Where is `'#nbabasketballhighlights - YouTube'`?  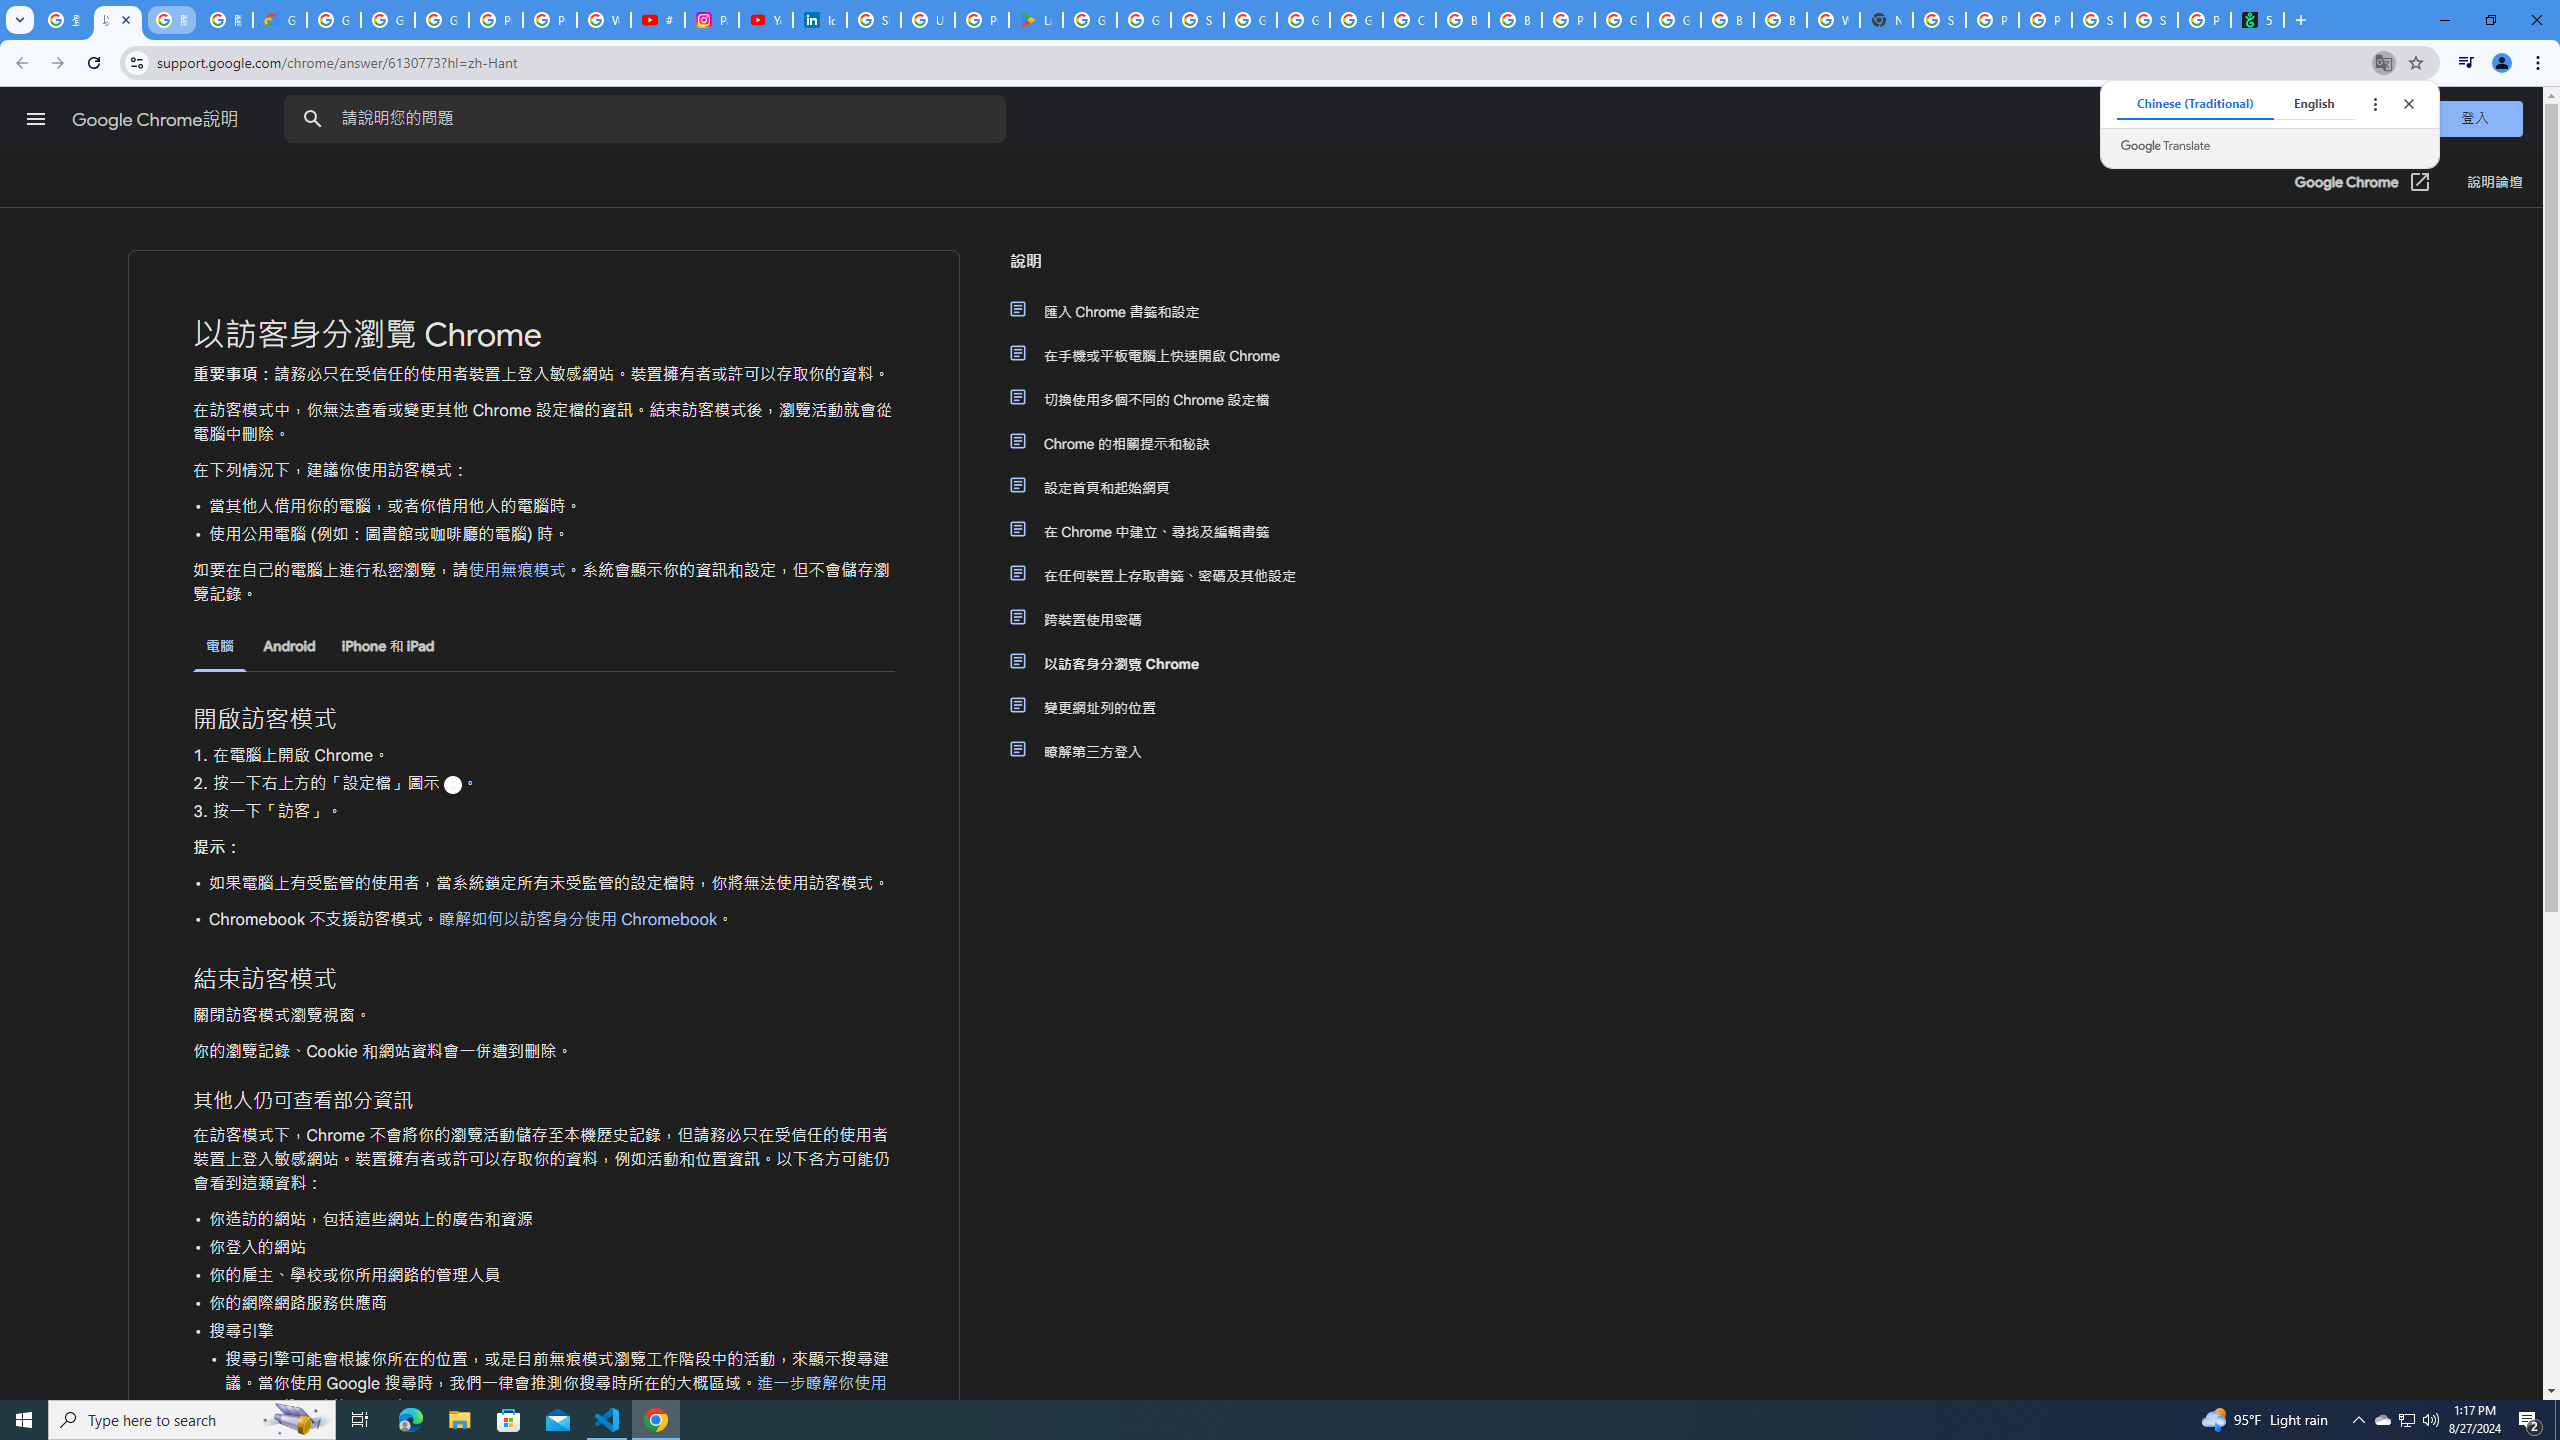
'#nbabasketballhighlights - YouTube' is located at coordinates (656, 19).